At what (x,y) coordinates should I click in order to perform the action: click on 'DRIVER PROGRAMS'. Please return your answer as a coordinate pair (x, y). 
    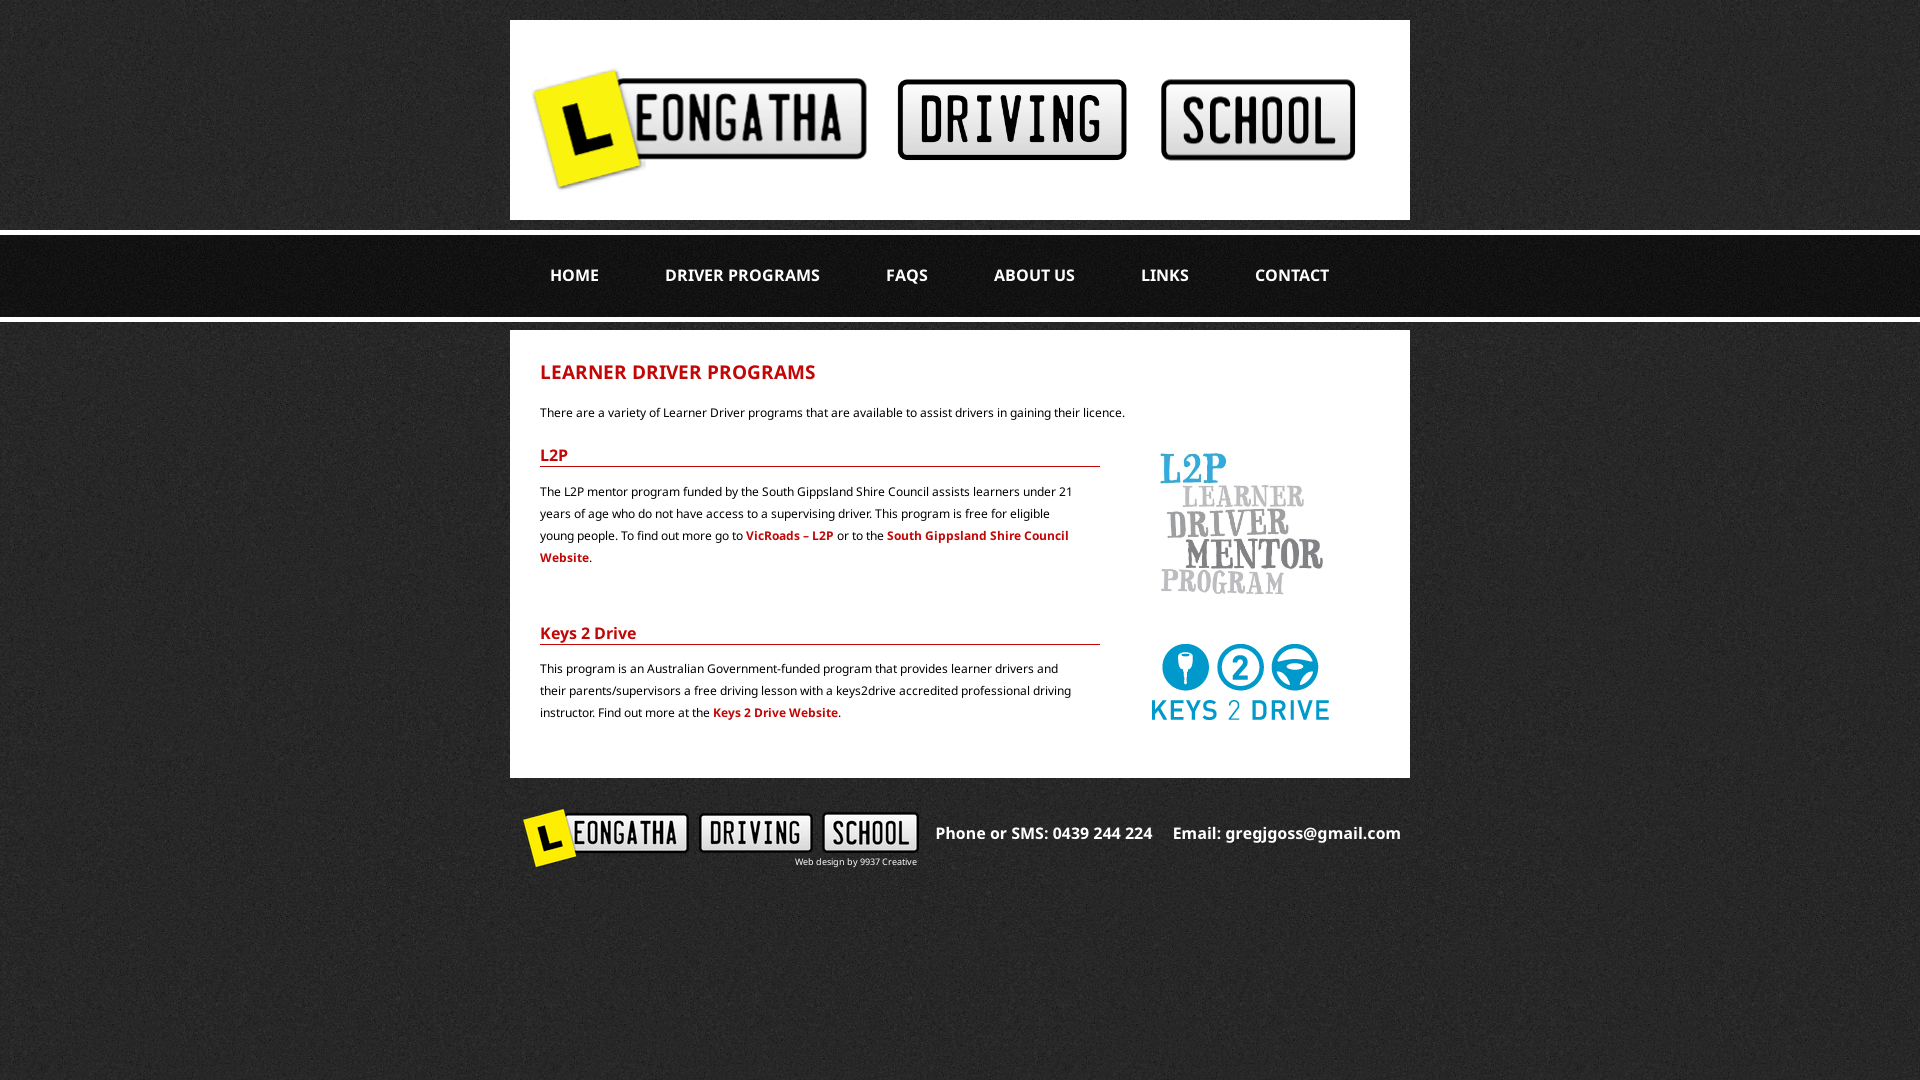
    Looking at the image, I should click on (741, 274).